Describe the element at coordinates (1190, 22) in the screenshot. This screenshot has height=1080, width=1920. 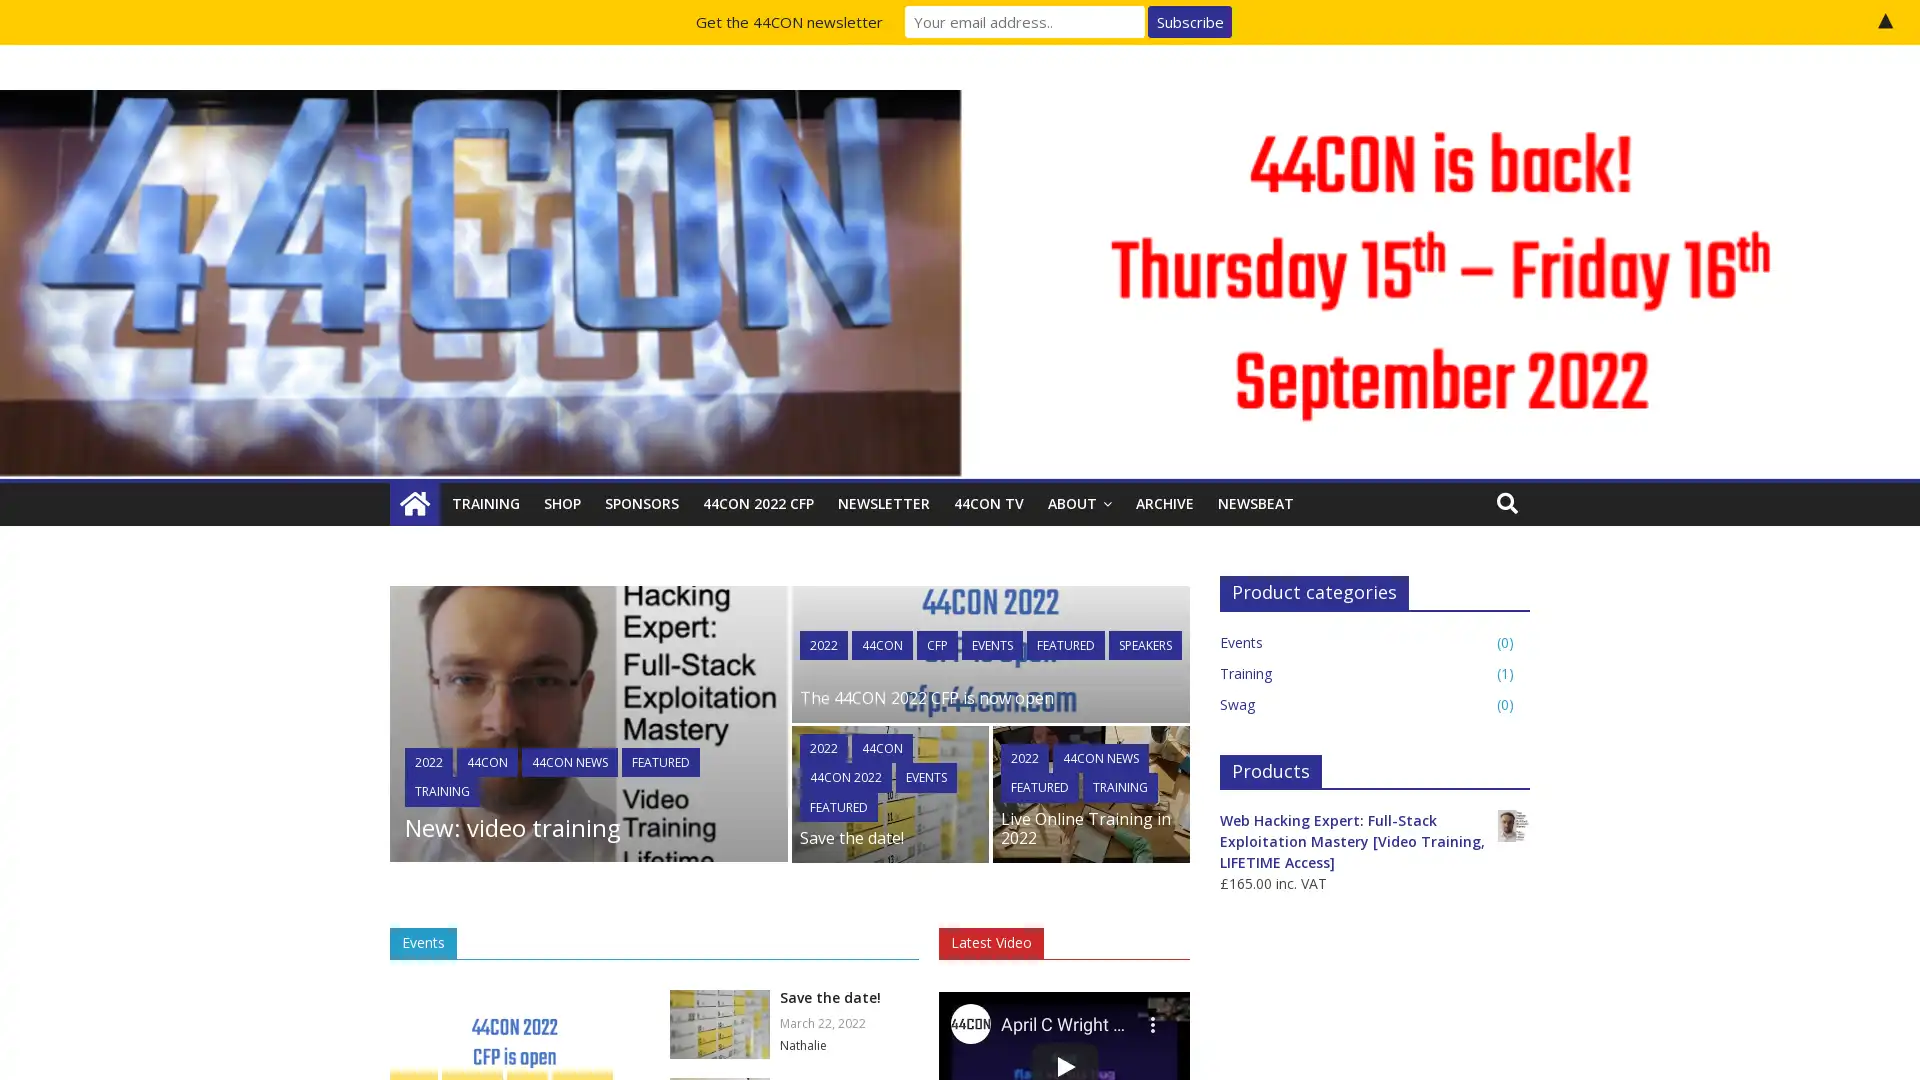
I see `Subscribe` at that location.